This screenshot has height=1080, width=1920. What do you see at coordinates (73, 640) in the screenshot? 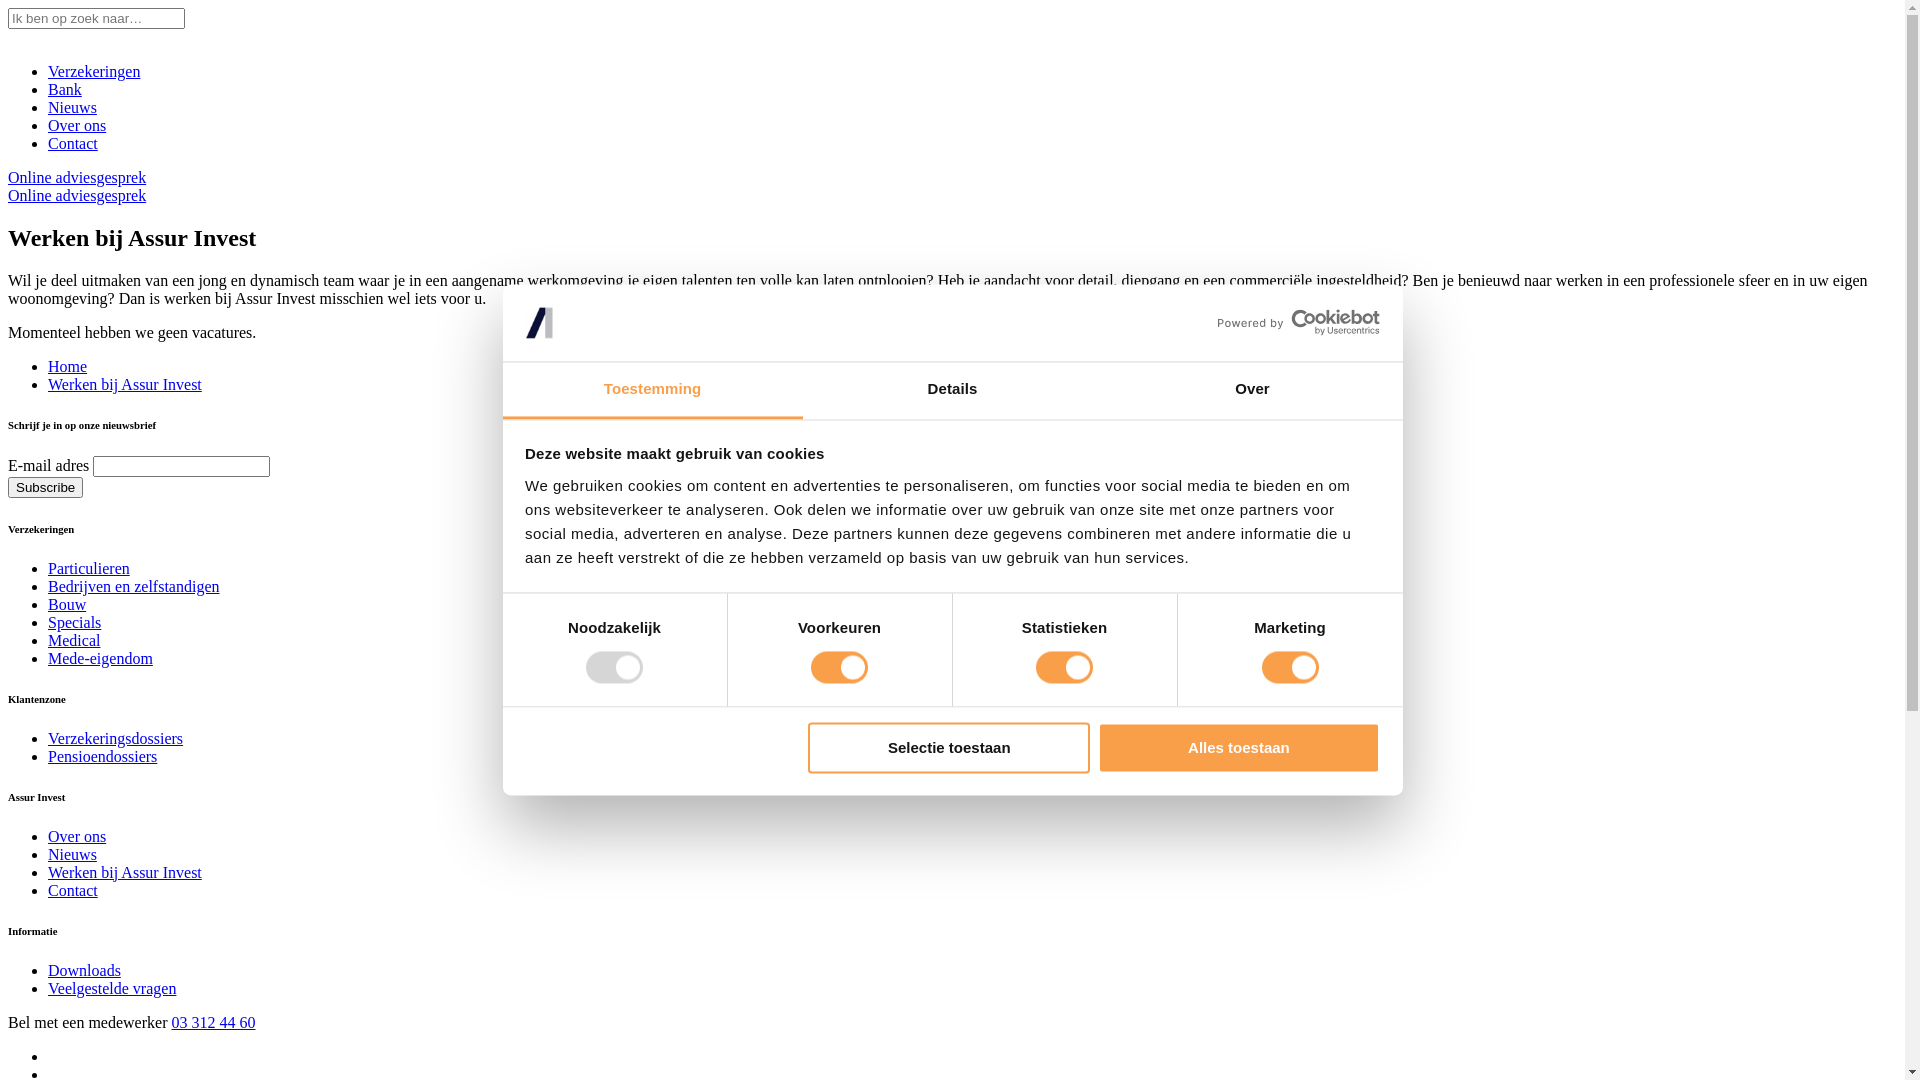
I see `'Medical'` at bounding box center [73, 640].